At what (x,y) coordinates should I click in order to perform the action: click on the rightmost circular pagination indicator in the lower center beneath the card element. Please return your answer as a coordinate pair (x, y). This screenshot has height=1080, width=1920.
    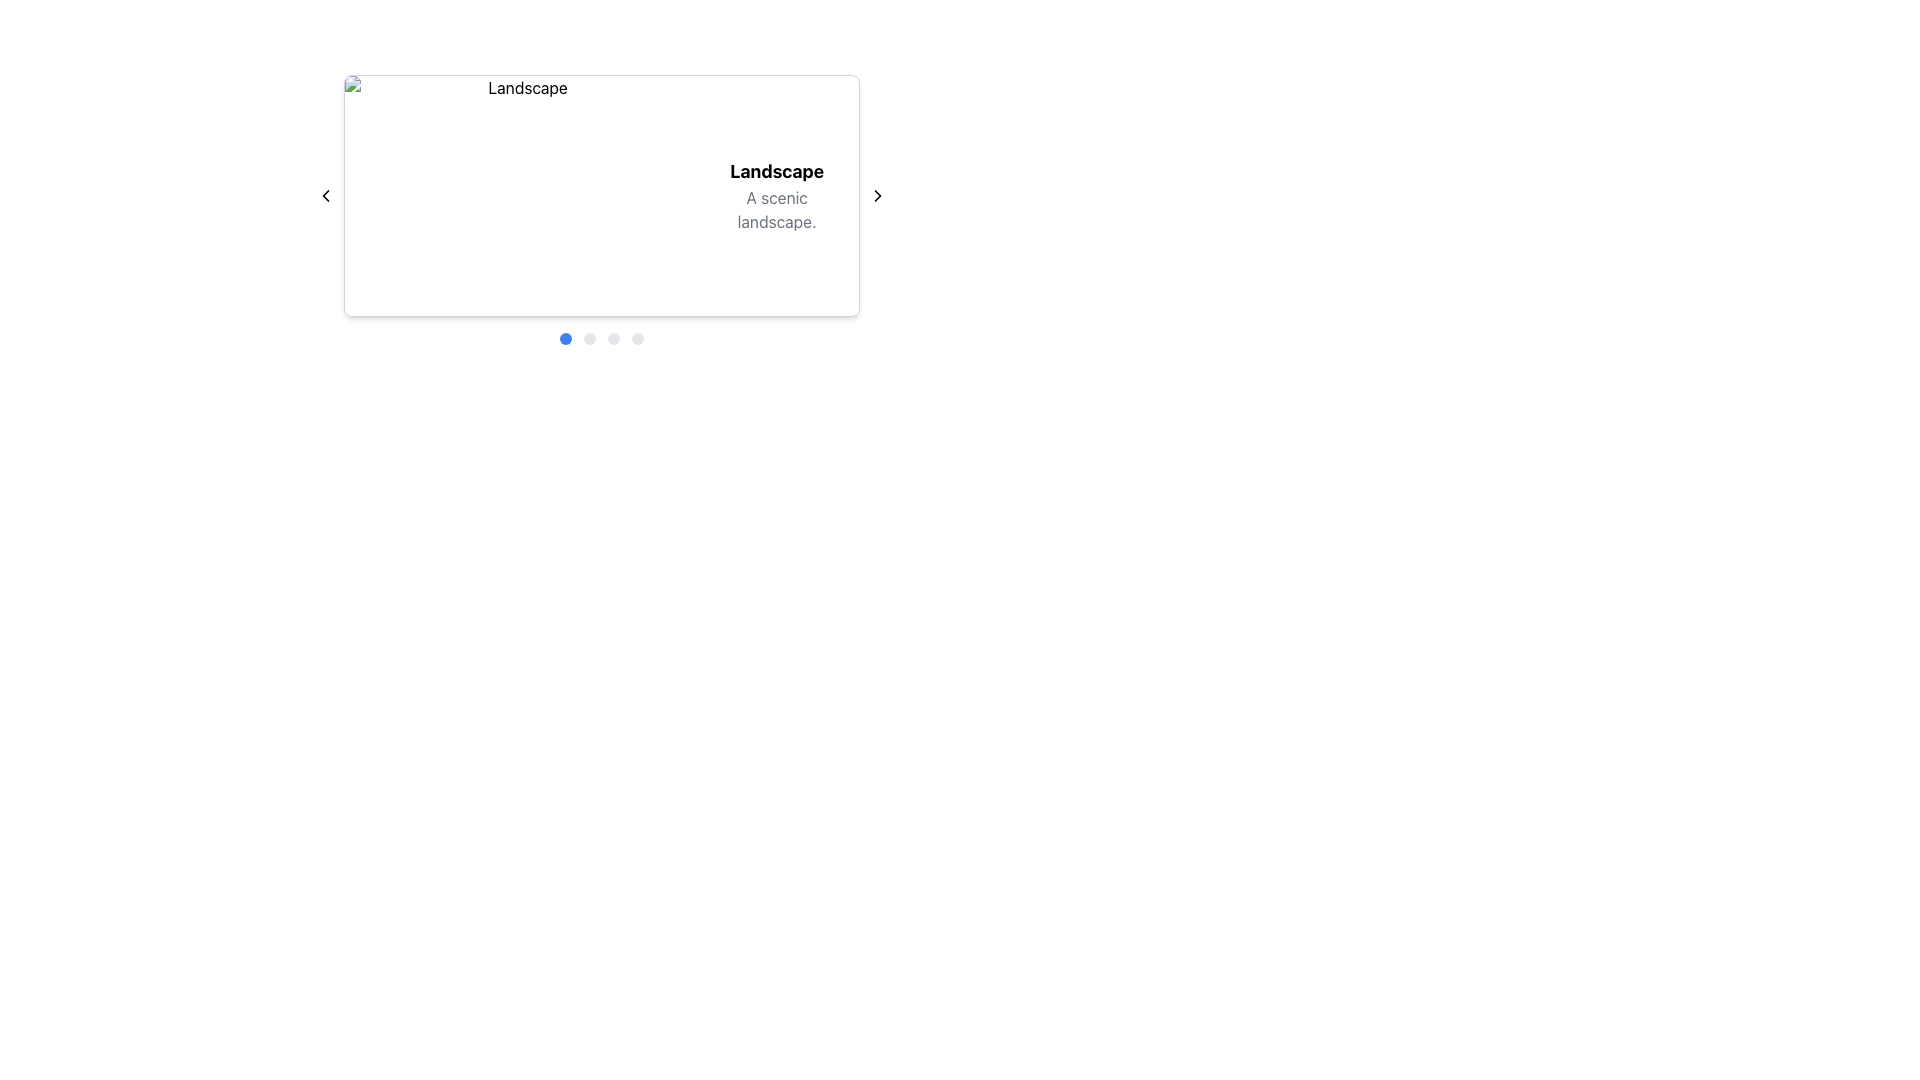
    Looking at the image, I should click on (637, 338).